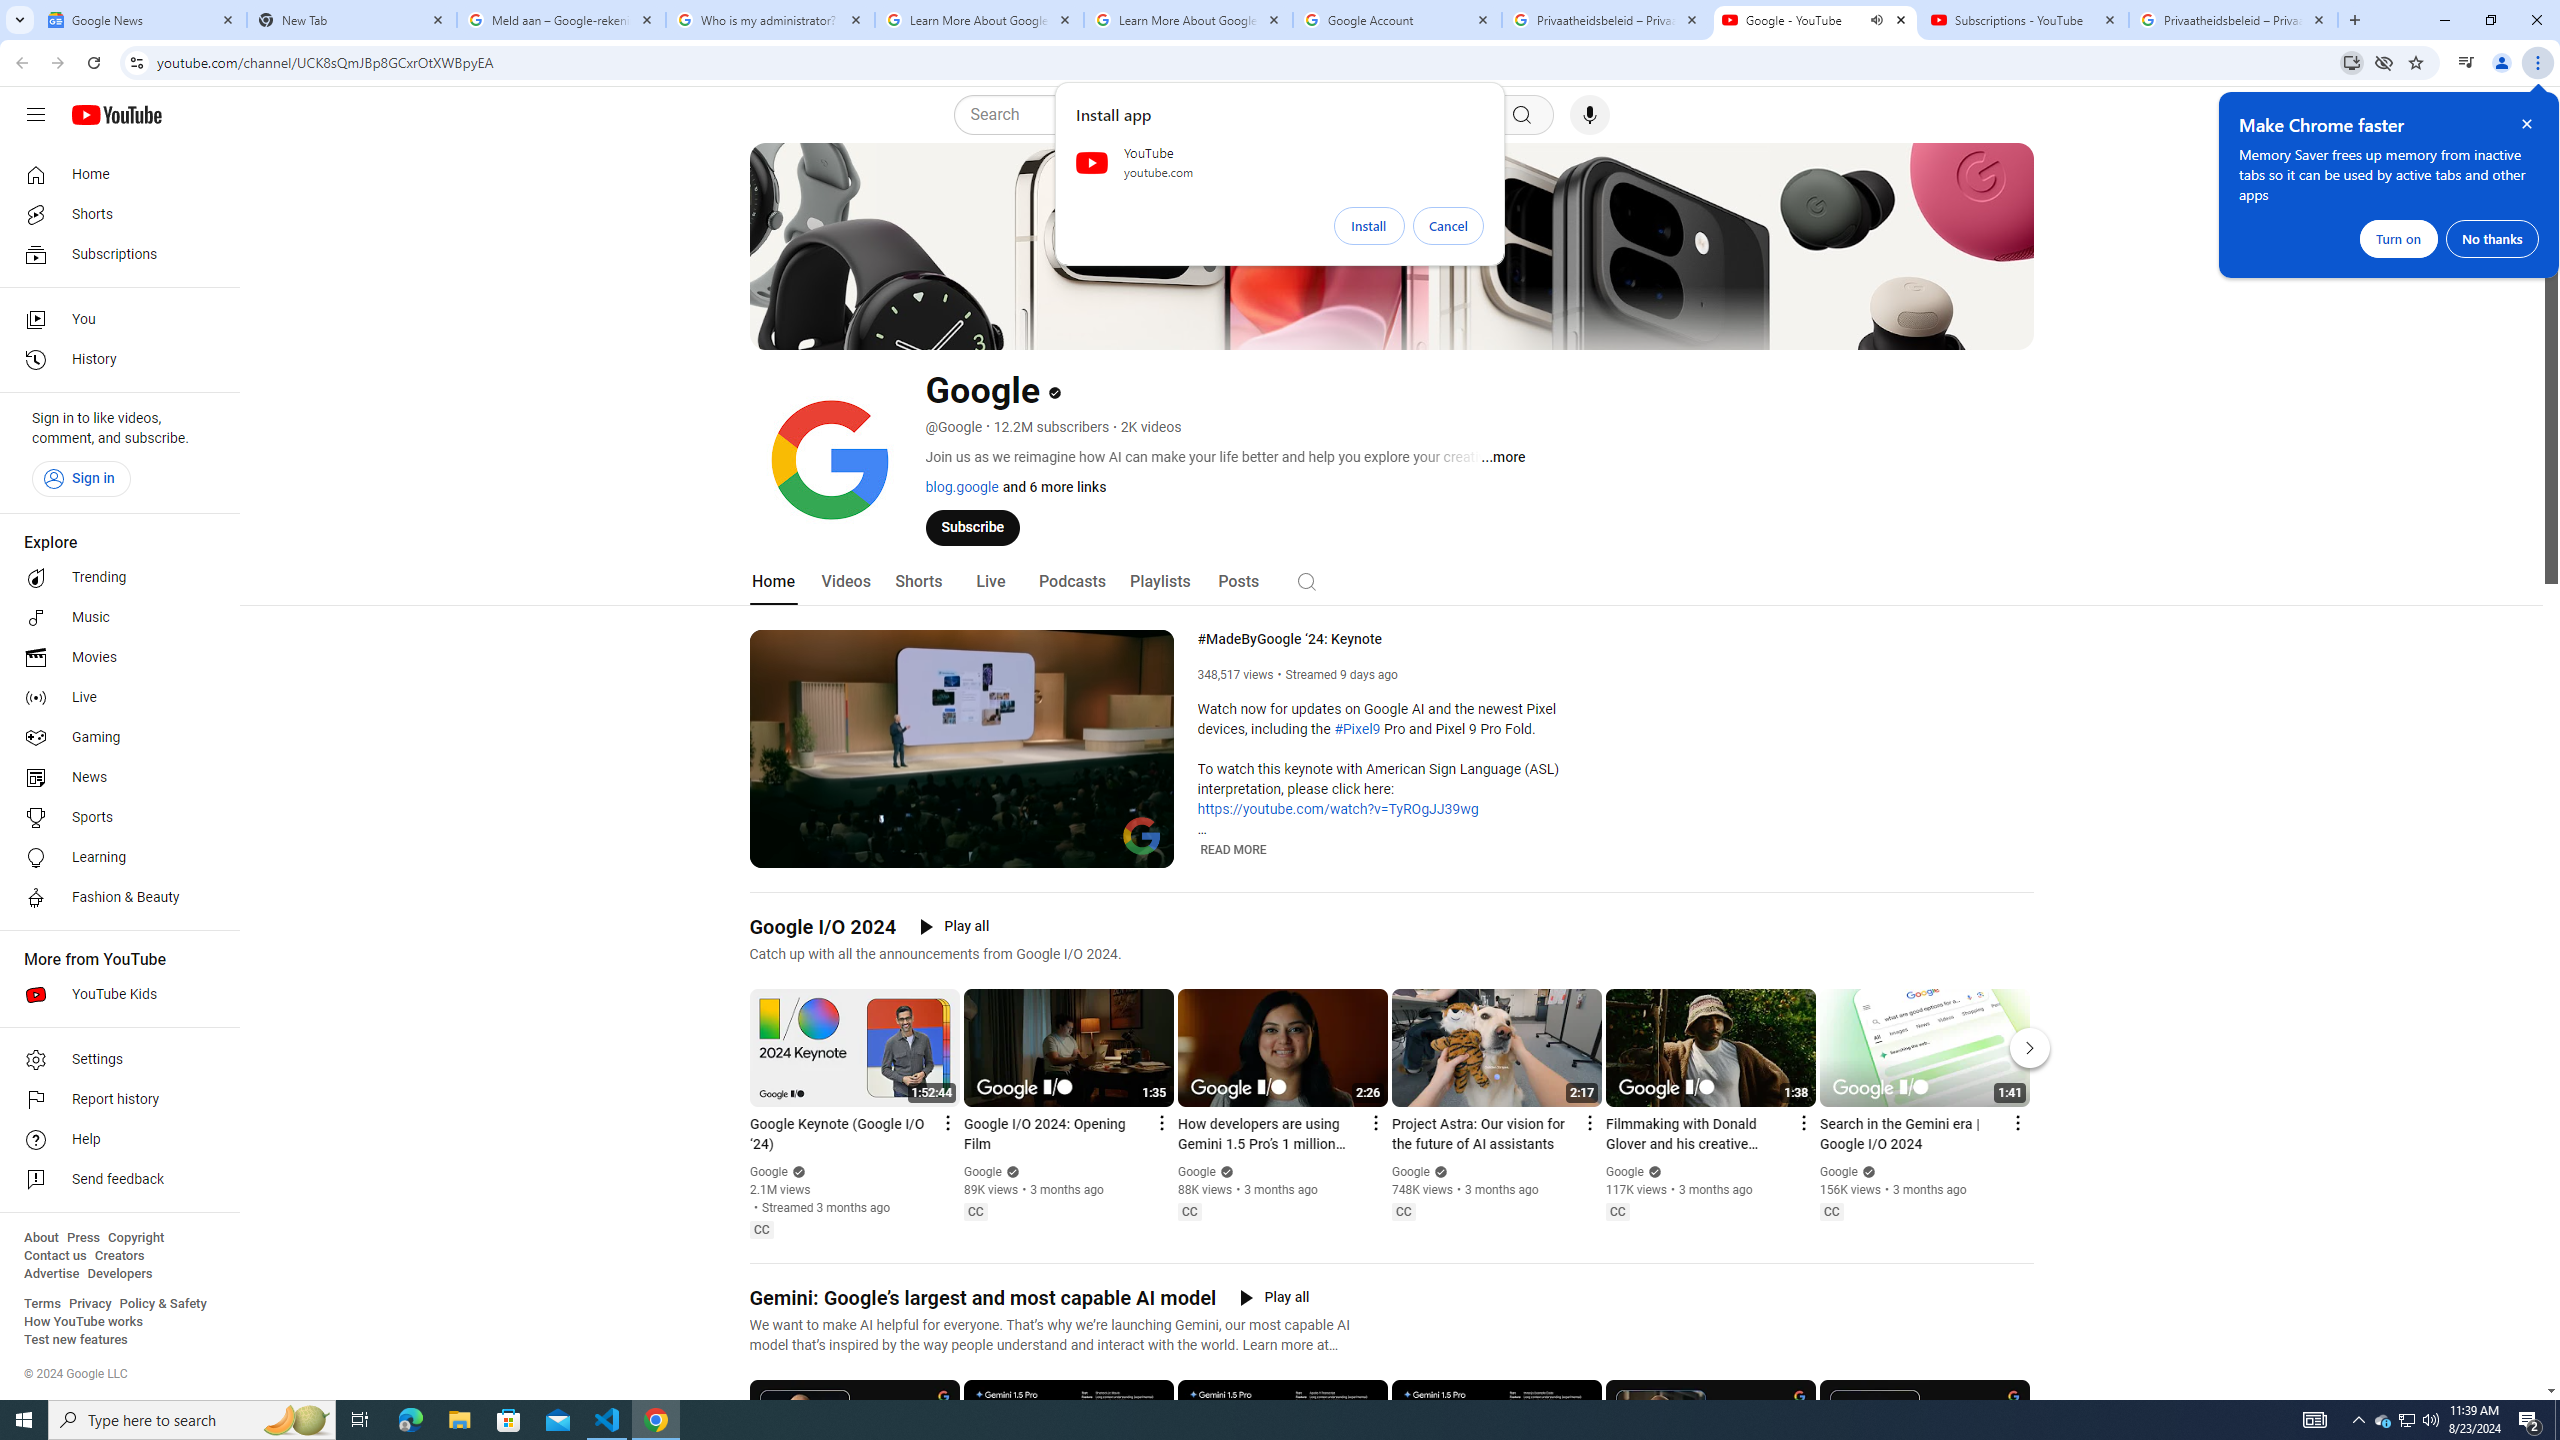 The width and height of the screenshot is (2560, 1440). Describe the element at coordinates (113, 578) in the screenshot. I see `'Trending'` at that location.